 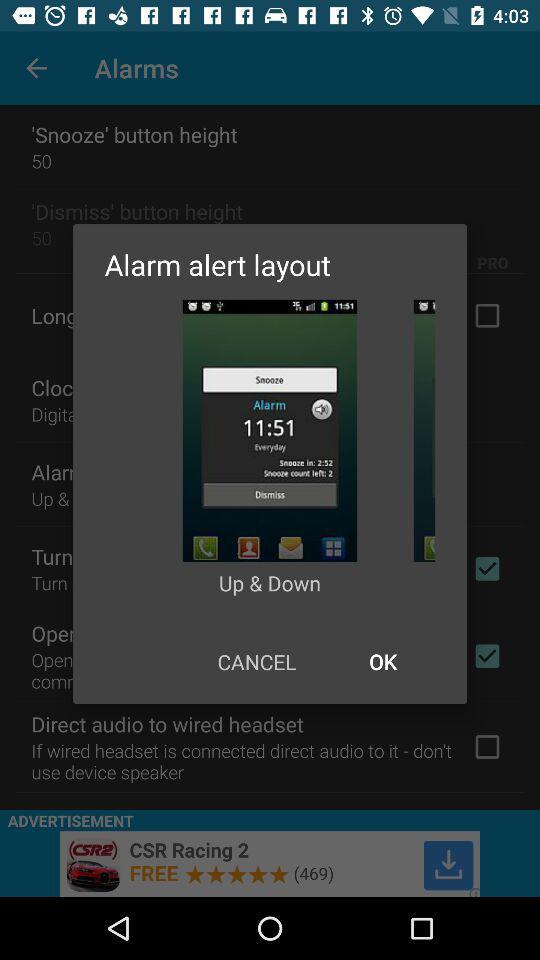 What do you see at coordinates (256, 661) in the screenshot?
I see `the cancel` at bounding box center [256, 661].